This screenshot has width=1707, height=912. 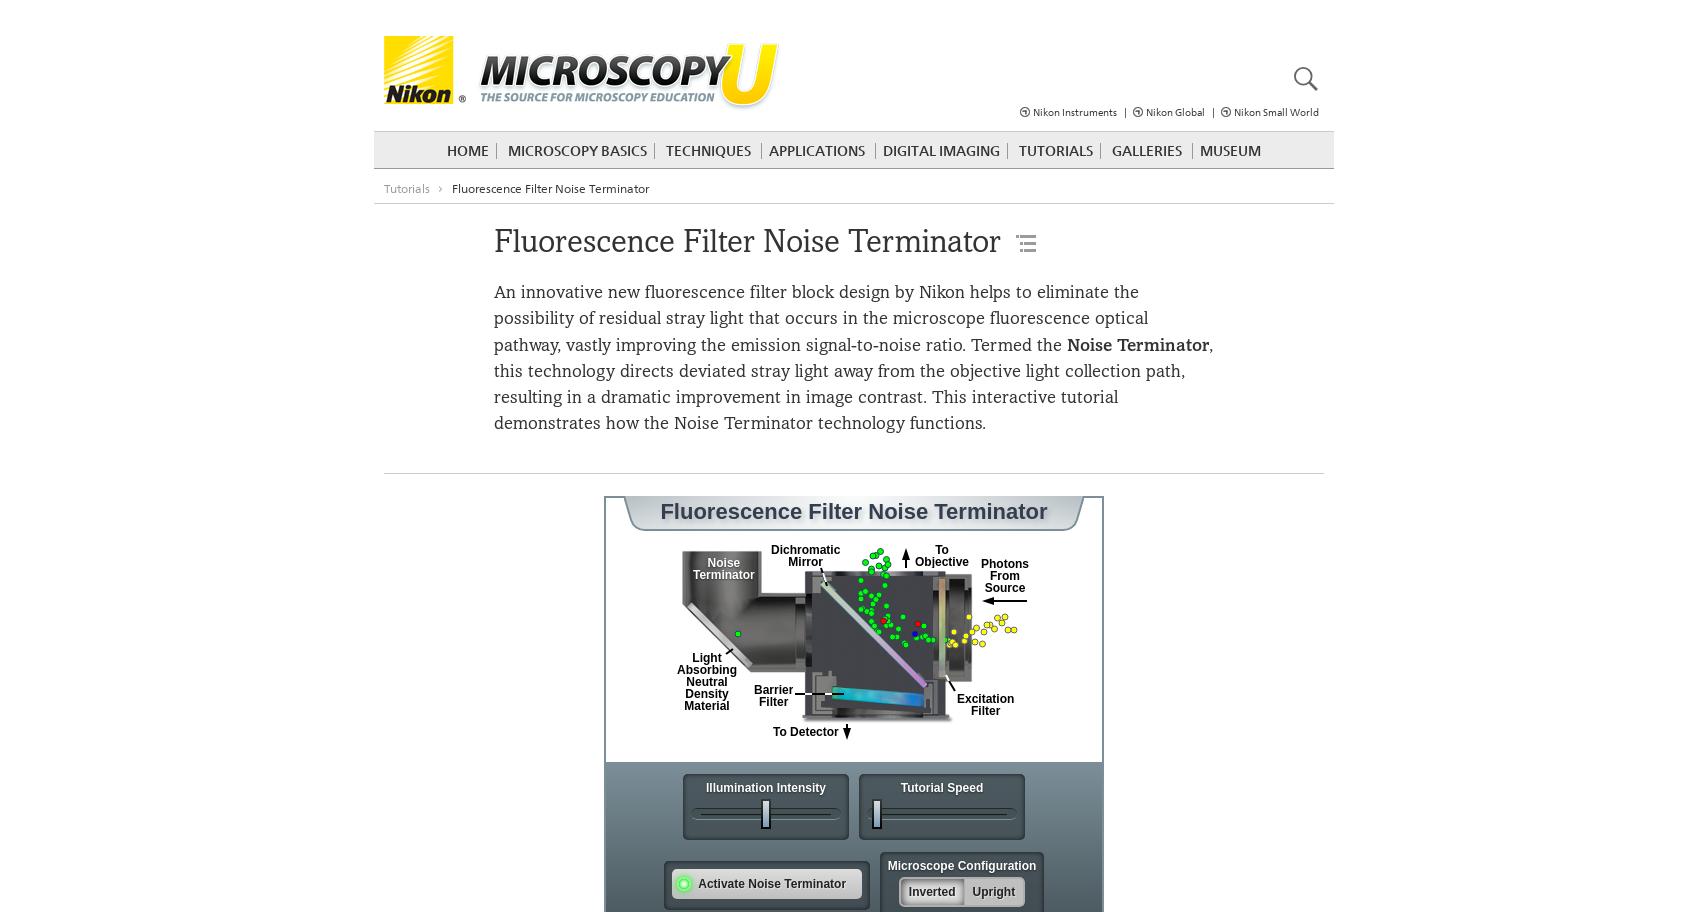 I want to click on 'Museum', so click(x=1197, y=149).